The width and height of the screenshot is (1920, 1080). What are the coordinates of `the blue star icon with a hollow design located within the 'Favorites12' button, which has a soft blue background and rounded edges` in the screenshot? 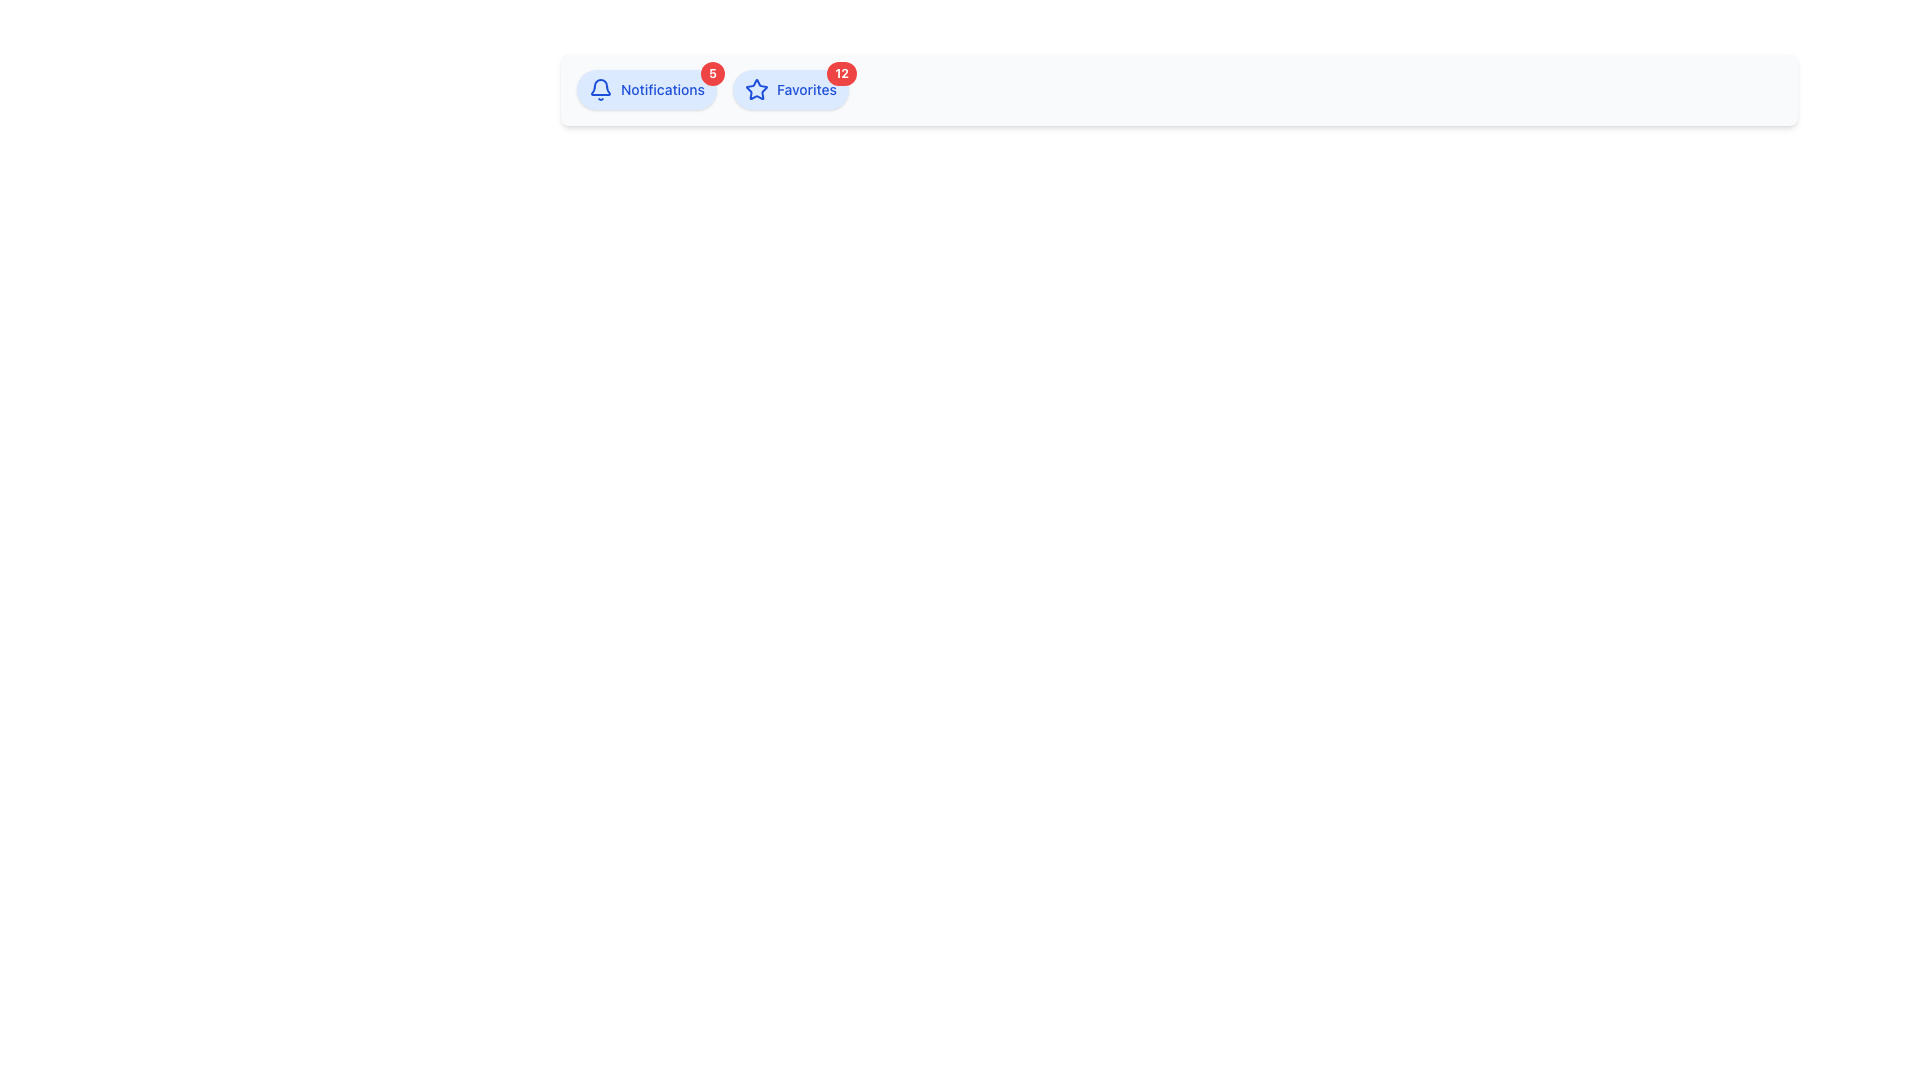 It's located at (756, 88).